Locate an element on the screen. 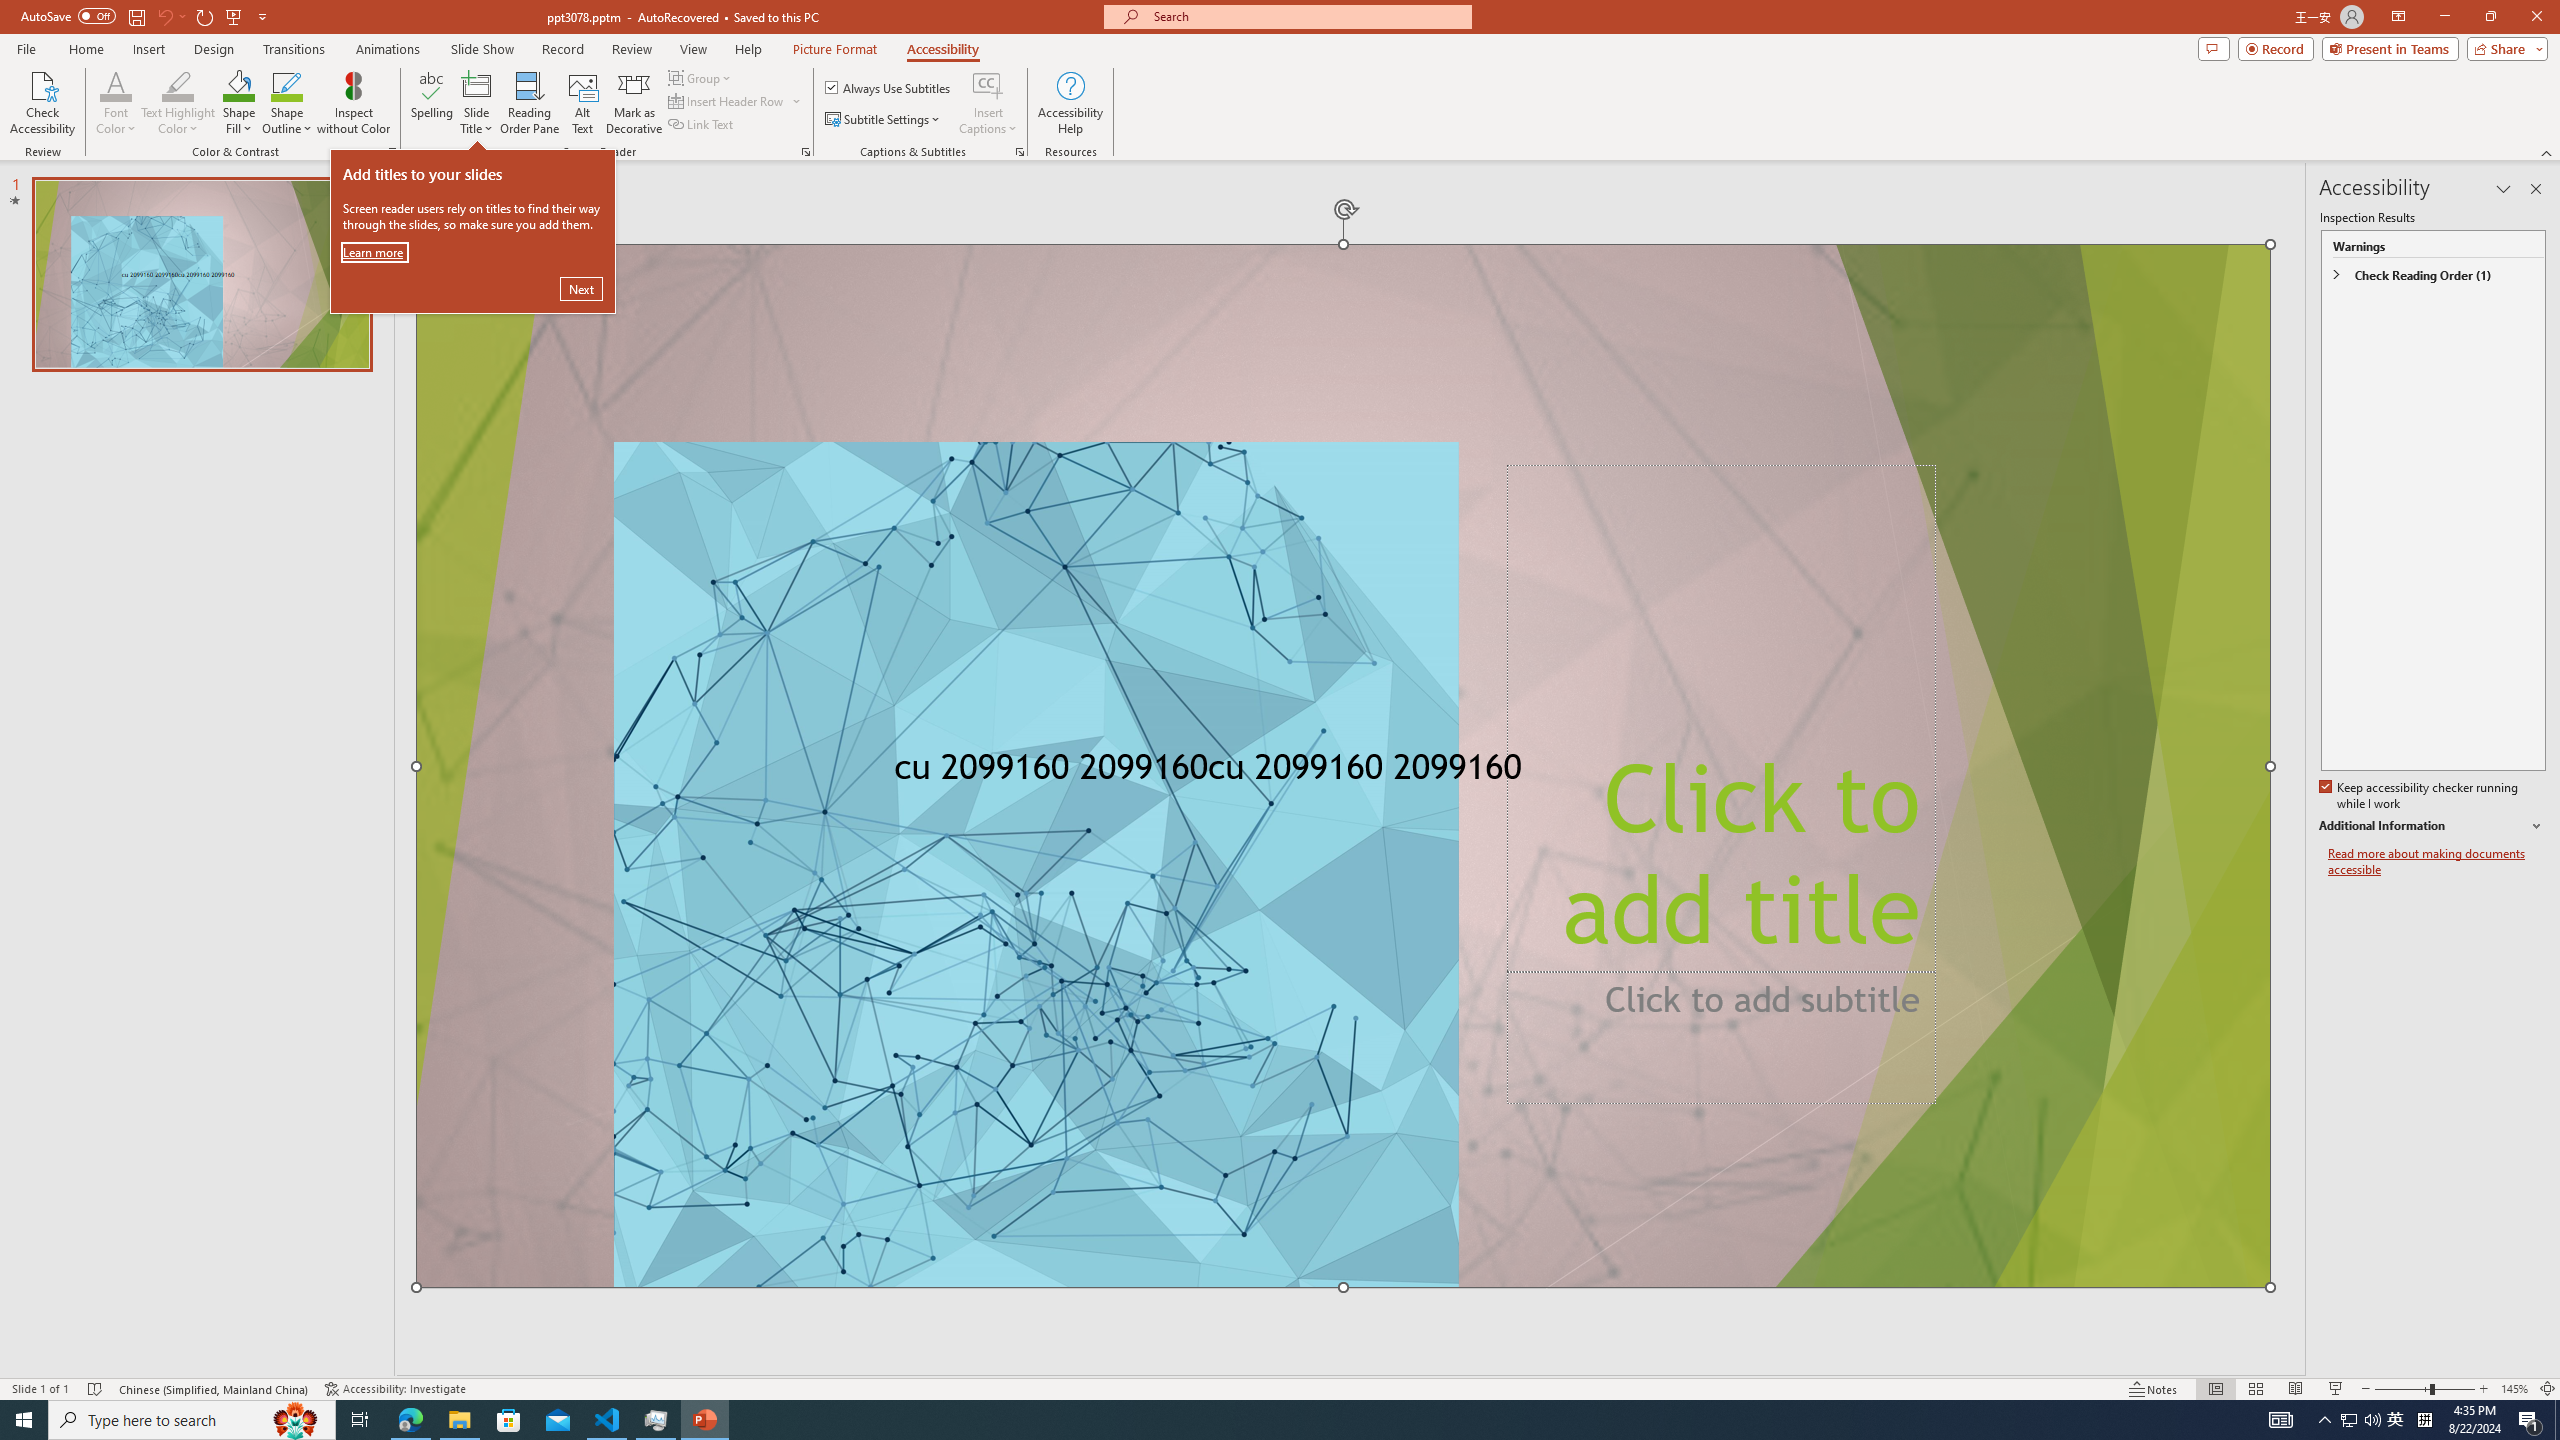  'Slide Title' is located at coordinates (476, 103).